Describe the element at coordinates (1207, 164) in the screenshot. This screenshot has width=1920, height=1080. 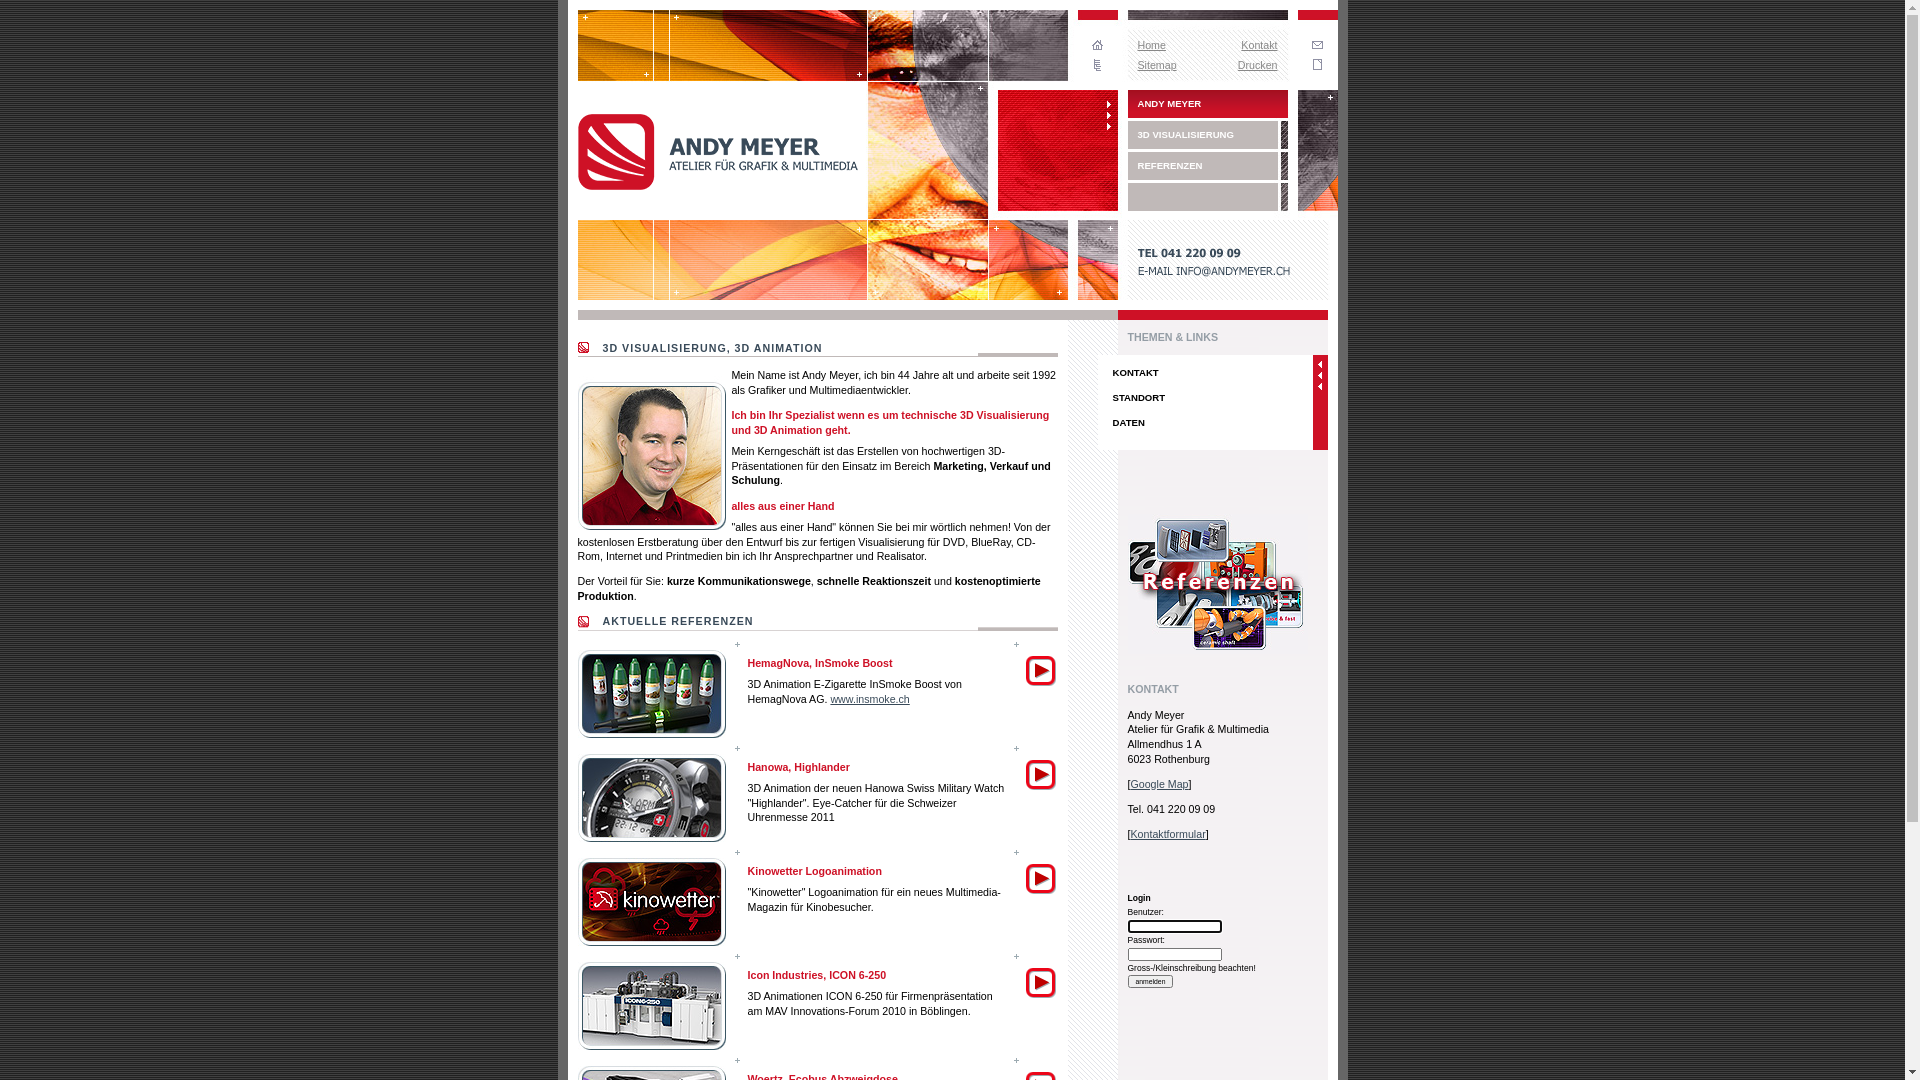
I see `'REFERENZEN'` at that location.